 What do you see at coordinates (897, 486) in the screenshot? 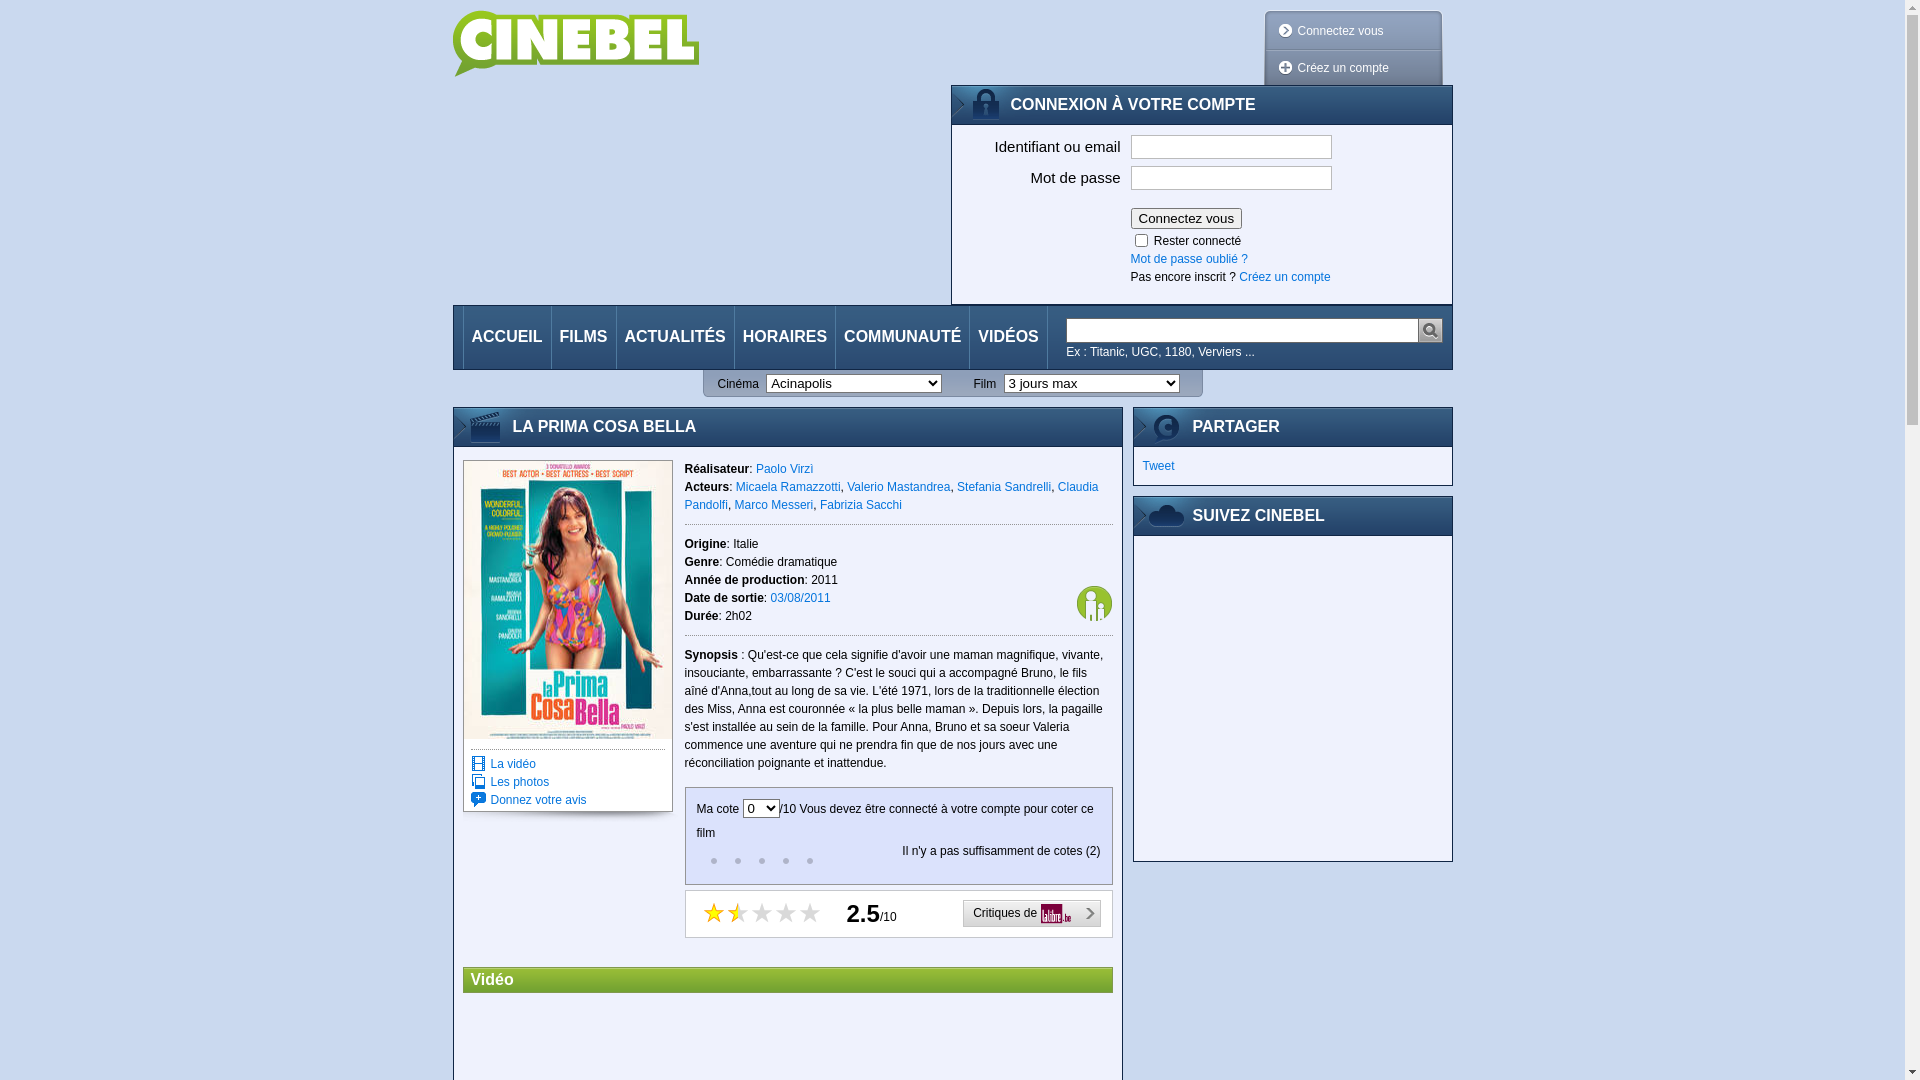
I see `'Valerio Mastandrea'` at bounding box center [897, 486].